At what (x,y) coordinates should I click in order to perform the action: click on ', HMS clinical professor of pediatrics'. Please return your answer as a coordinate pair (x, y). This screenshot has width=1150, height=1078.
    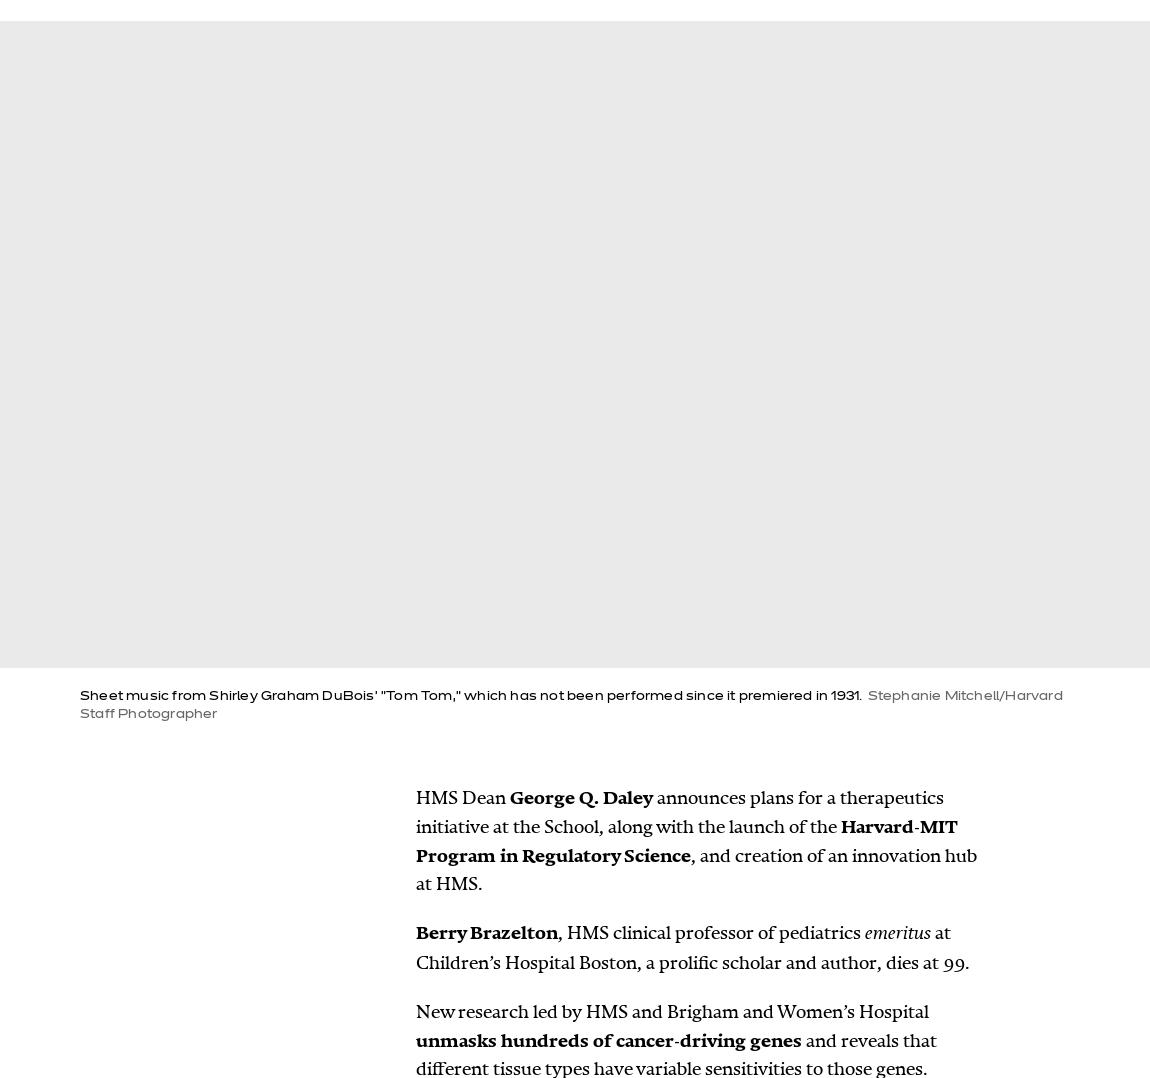
    Looking at the image, I should click on (710, 932).